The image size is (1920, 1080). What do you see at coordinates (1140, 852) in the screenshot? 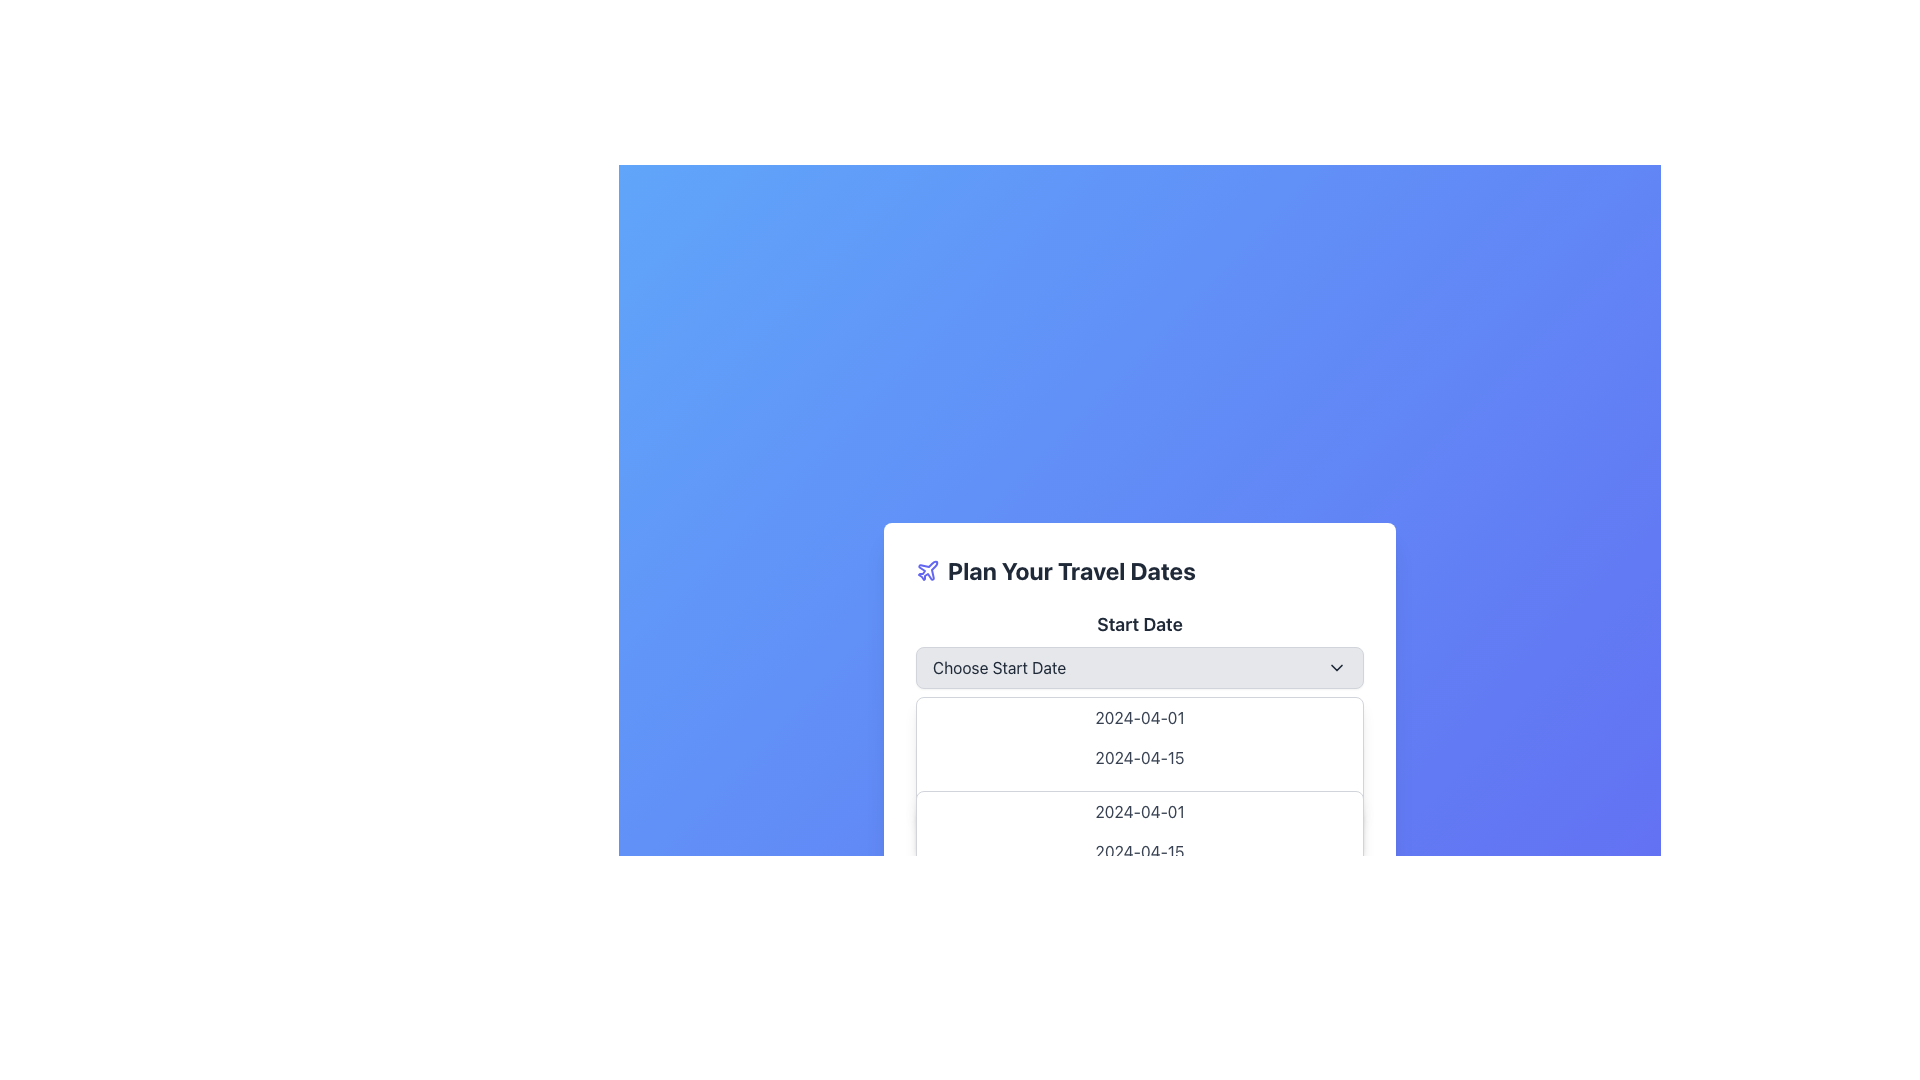
I see `the dropdown menu row` at bounding box center [1140, 852].